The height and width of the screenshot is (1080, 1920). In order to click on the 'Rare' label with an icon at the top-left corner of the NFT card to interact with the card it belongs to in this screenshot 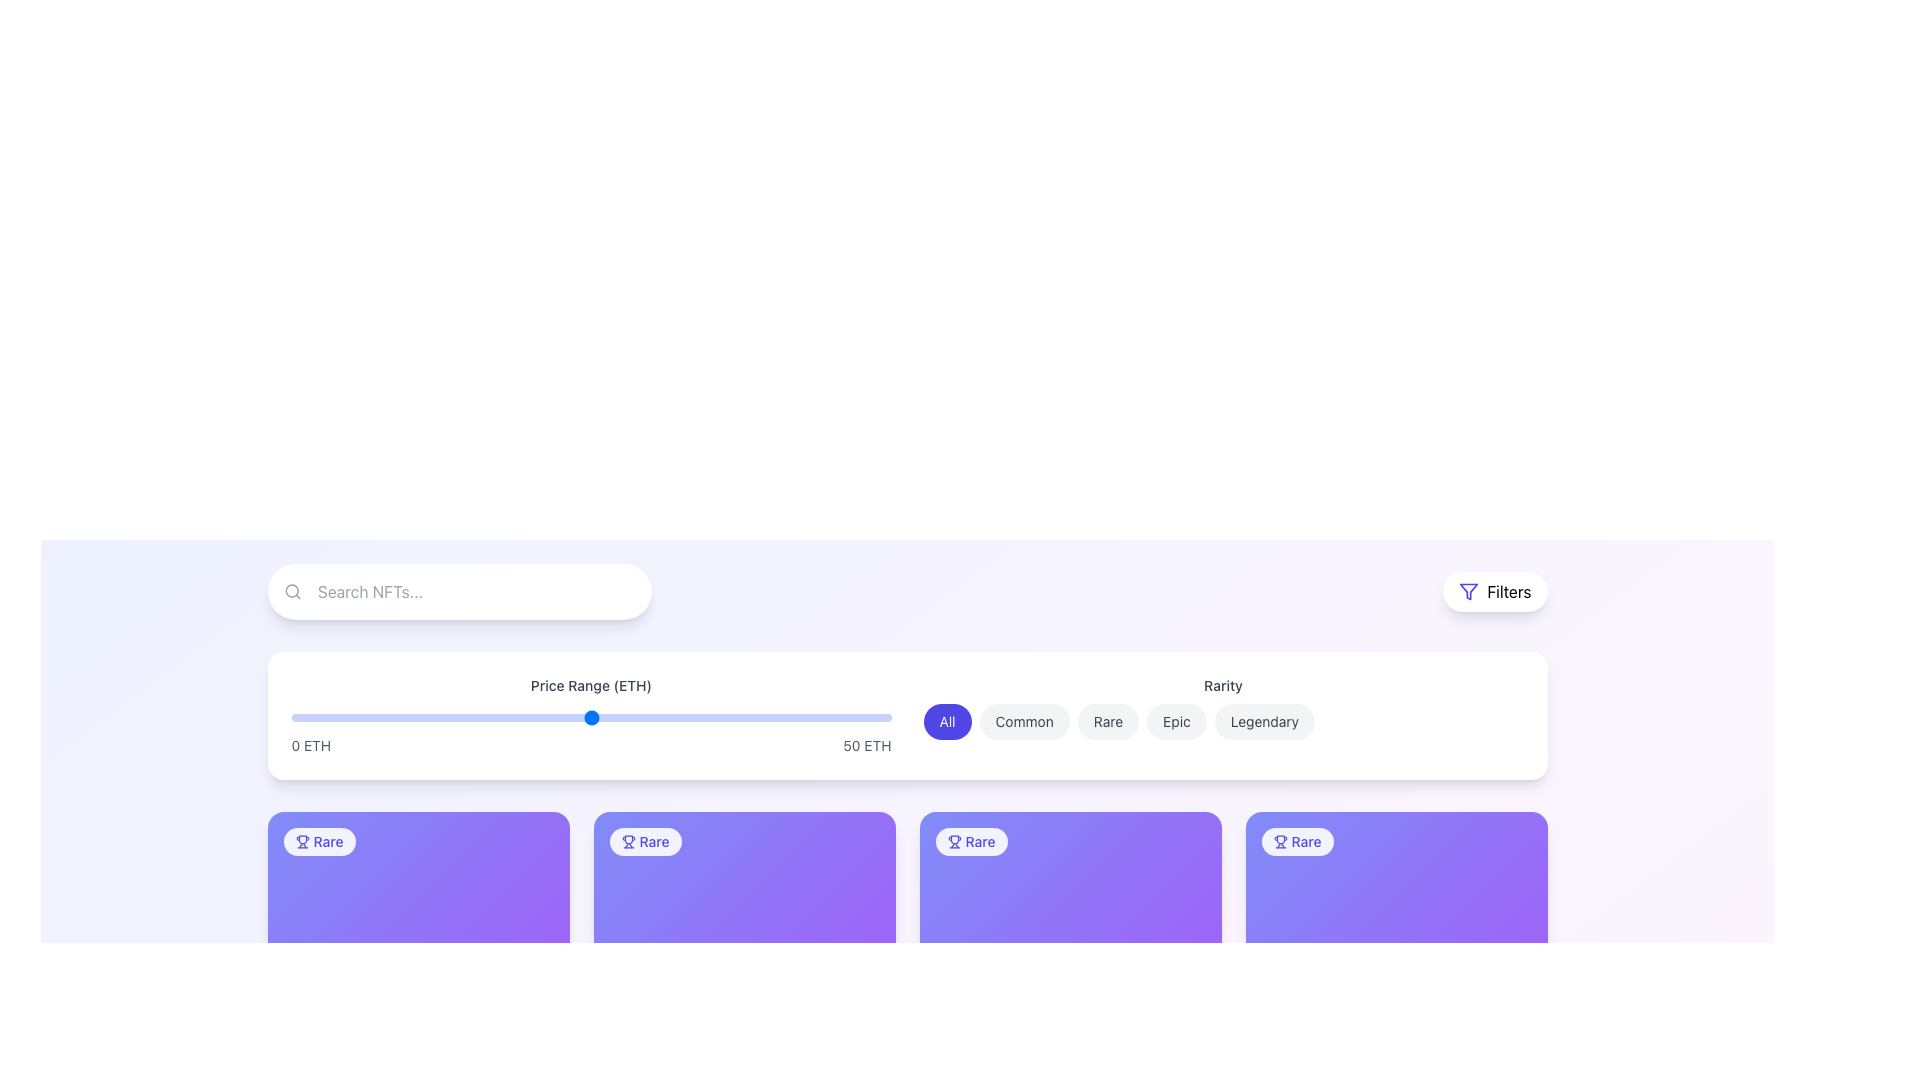, I will do `click(318, 841)`.